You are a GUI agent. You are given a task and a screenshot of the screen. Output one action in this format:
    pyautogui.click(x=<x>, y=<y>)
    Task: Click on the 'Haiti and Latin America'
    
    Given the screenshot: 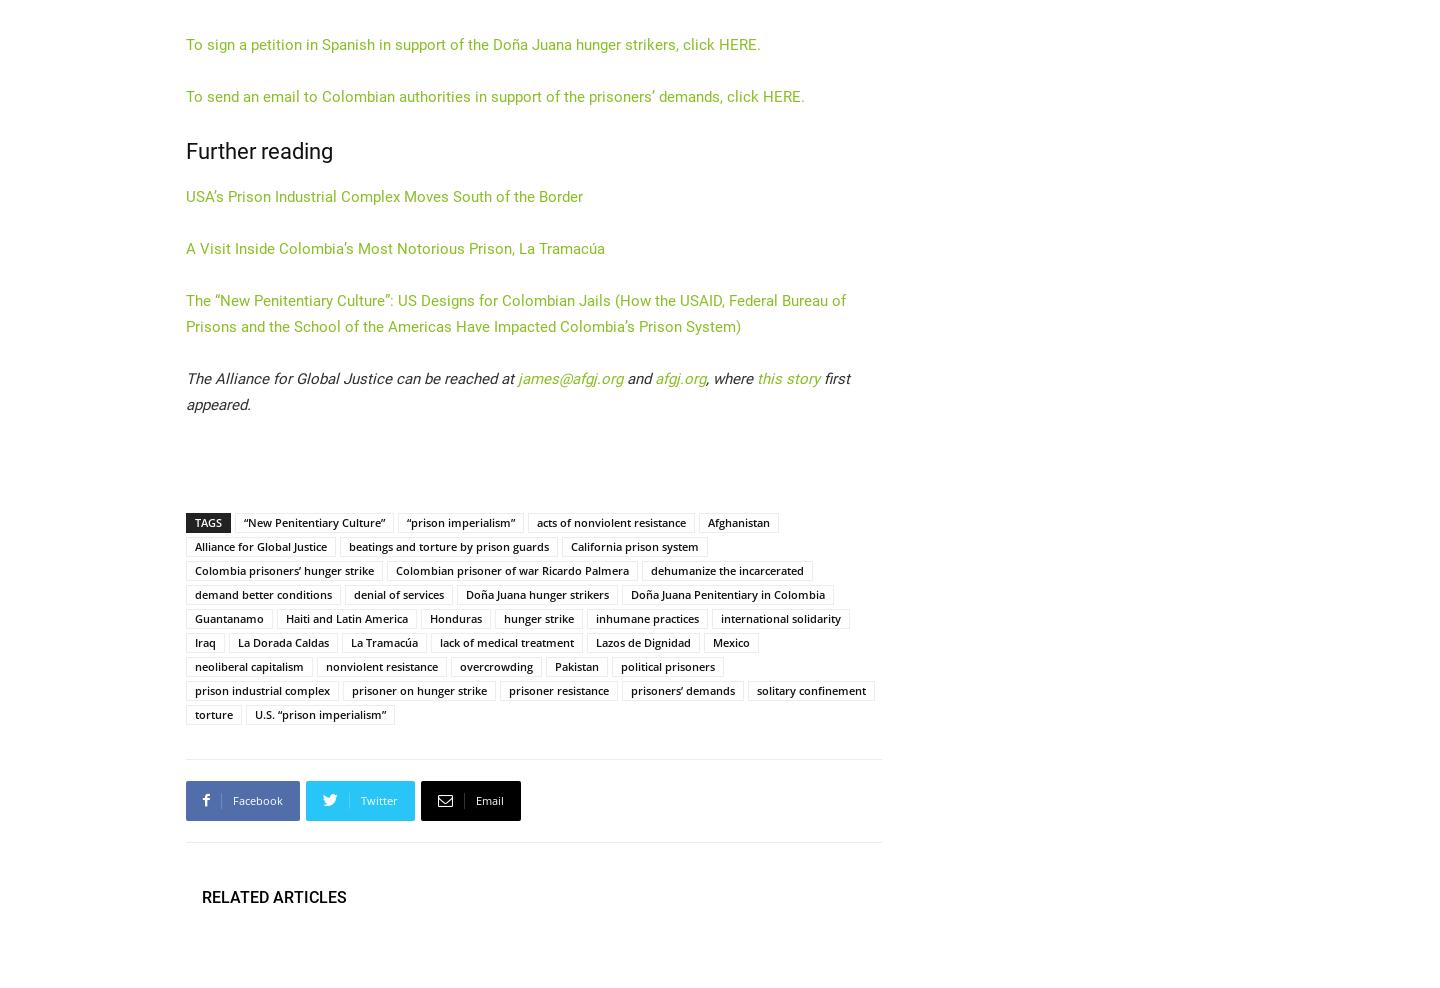 What is the action you would take?
    pyautogui.click(x=347, y=617)
    